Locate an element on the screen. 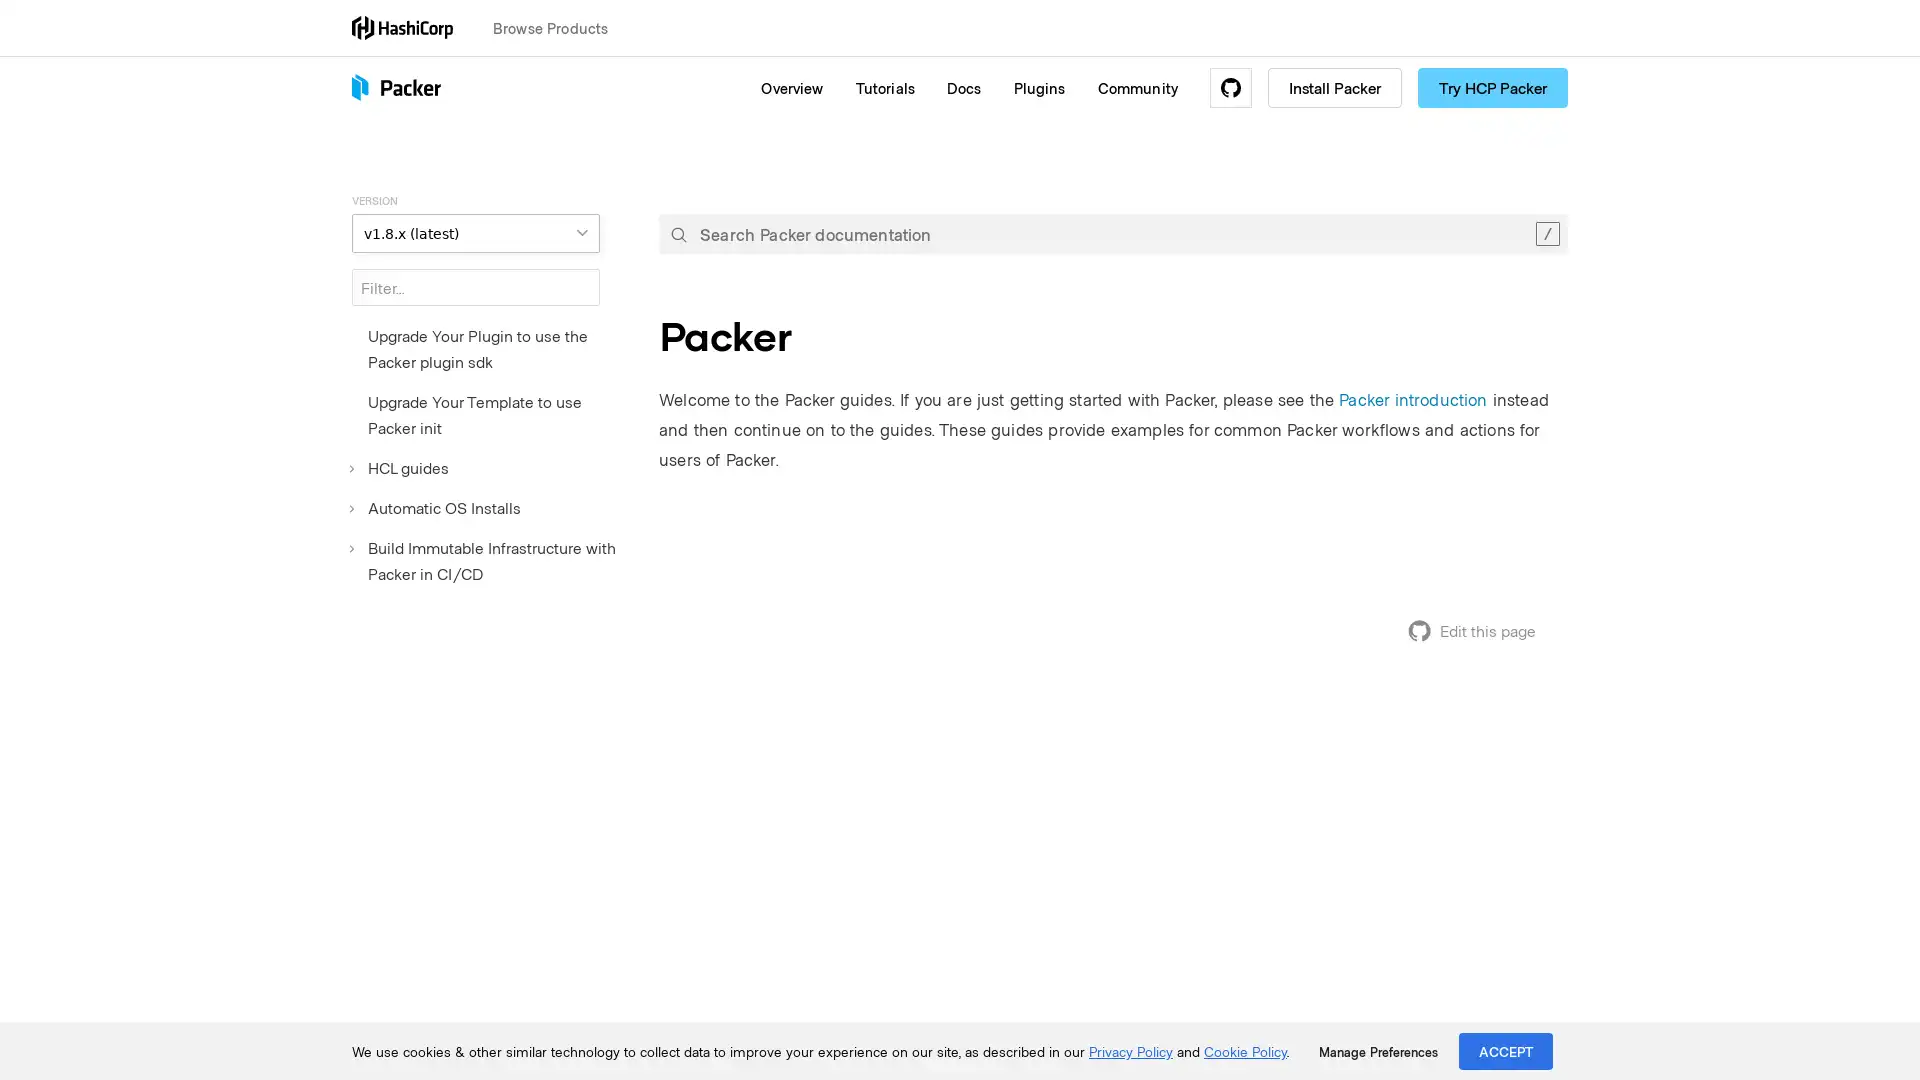 The image size is (1920, 1080). VERSION is located at coordinates (474, 232).